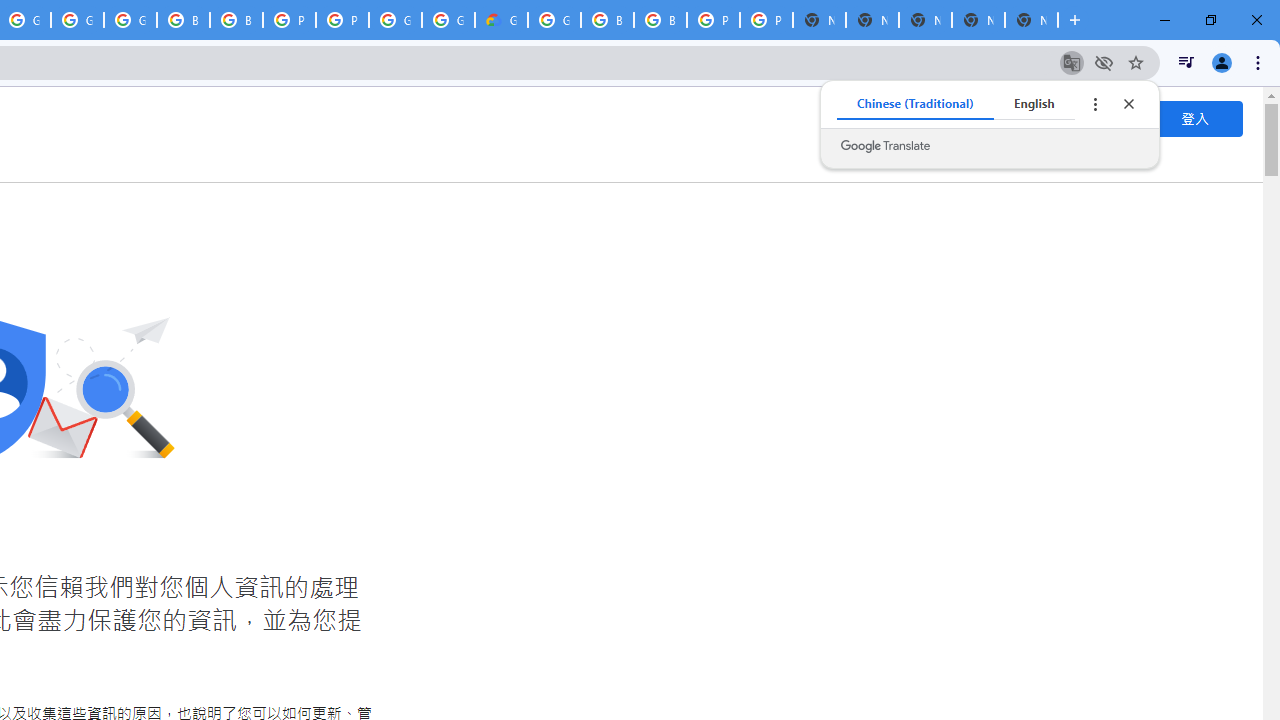  What do you see at coordinates (395, 20) in the screenshot?
I see `'Google Cloud Platform'` at bounding box center [395, 20].